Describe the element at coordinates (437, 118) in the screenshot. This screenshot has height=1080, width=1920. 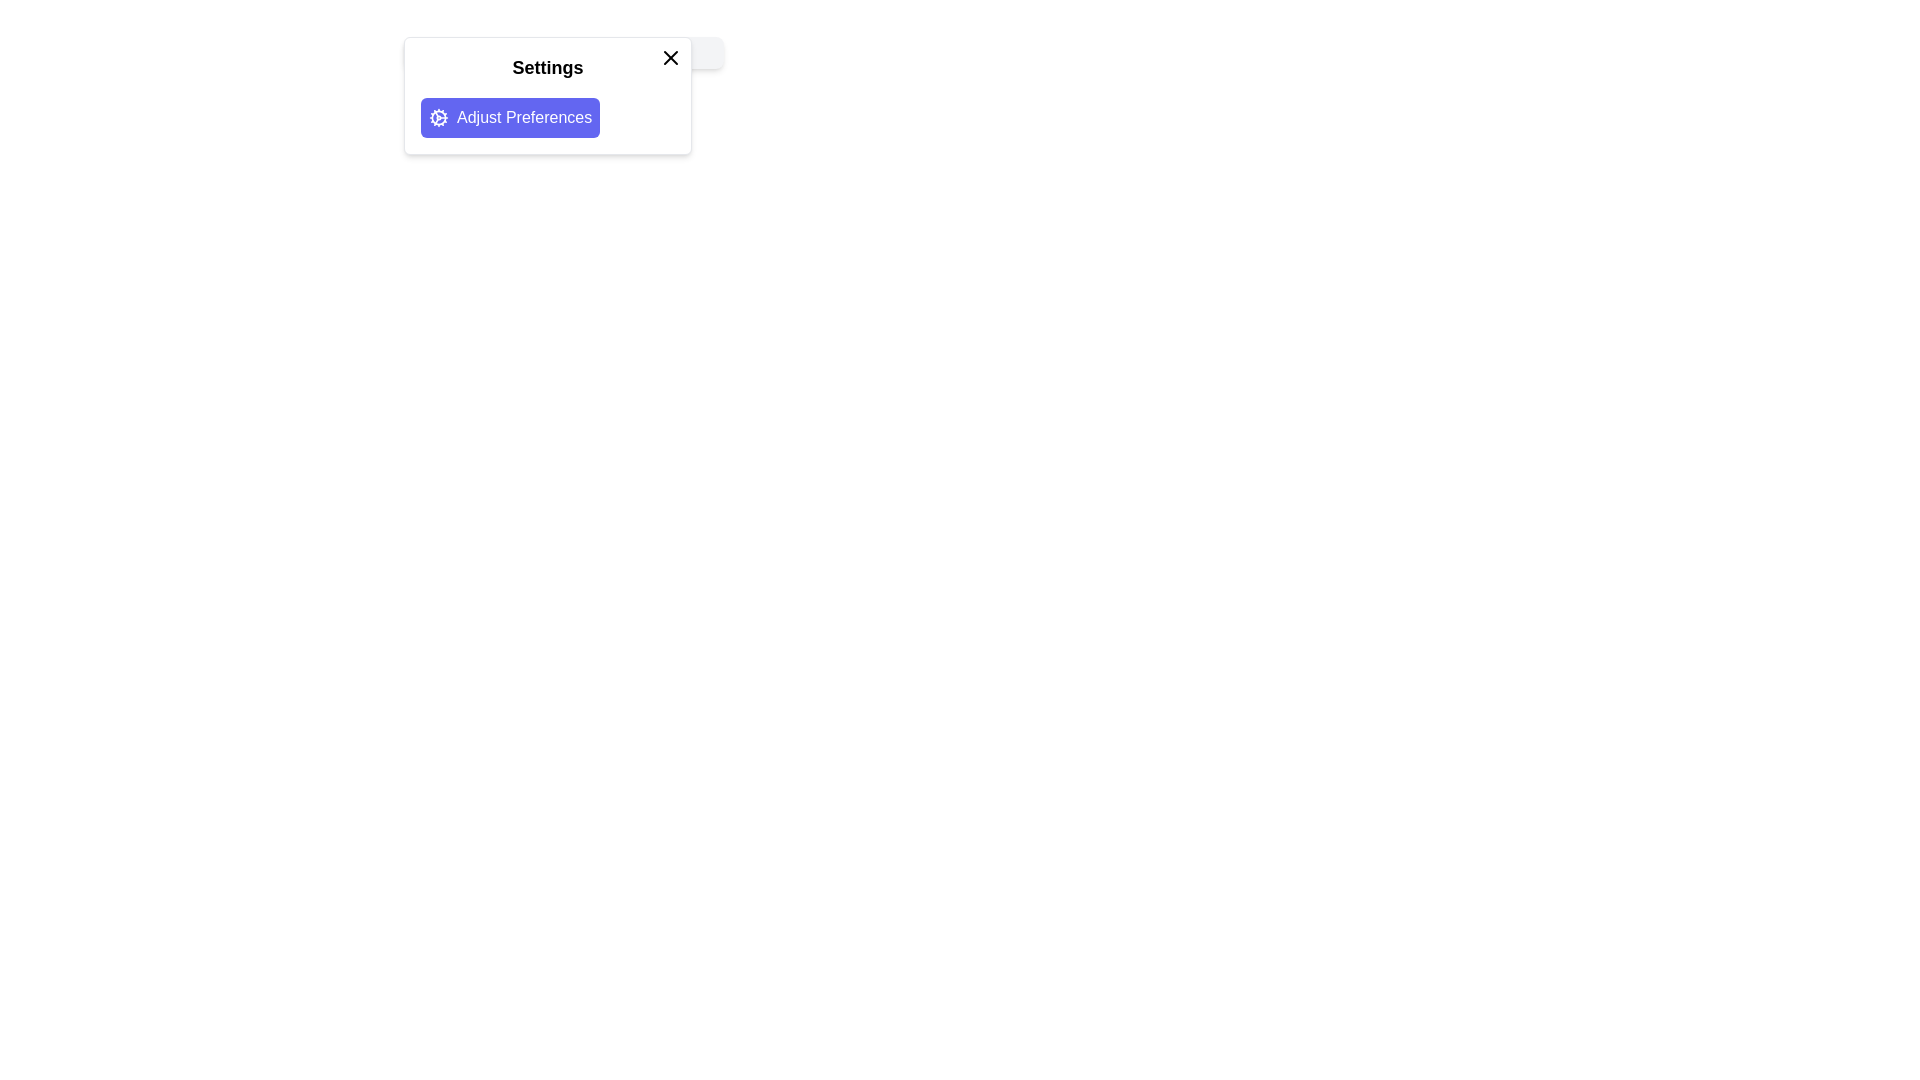
I see `the settings cog icon located in the top right panel, which indicates the settings menu feature, aligned vertically with the 'Adjust Preferences' text` at that location.